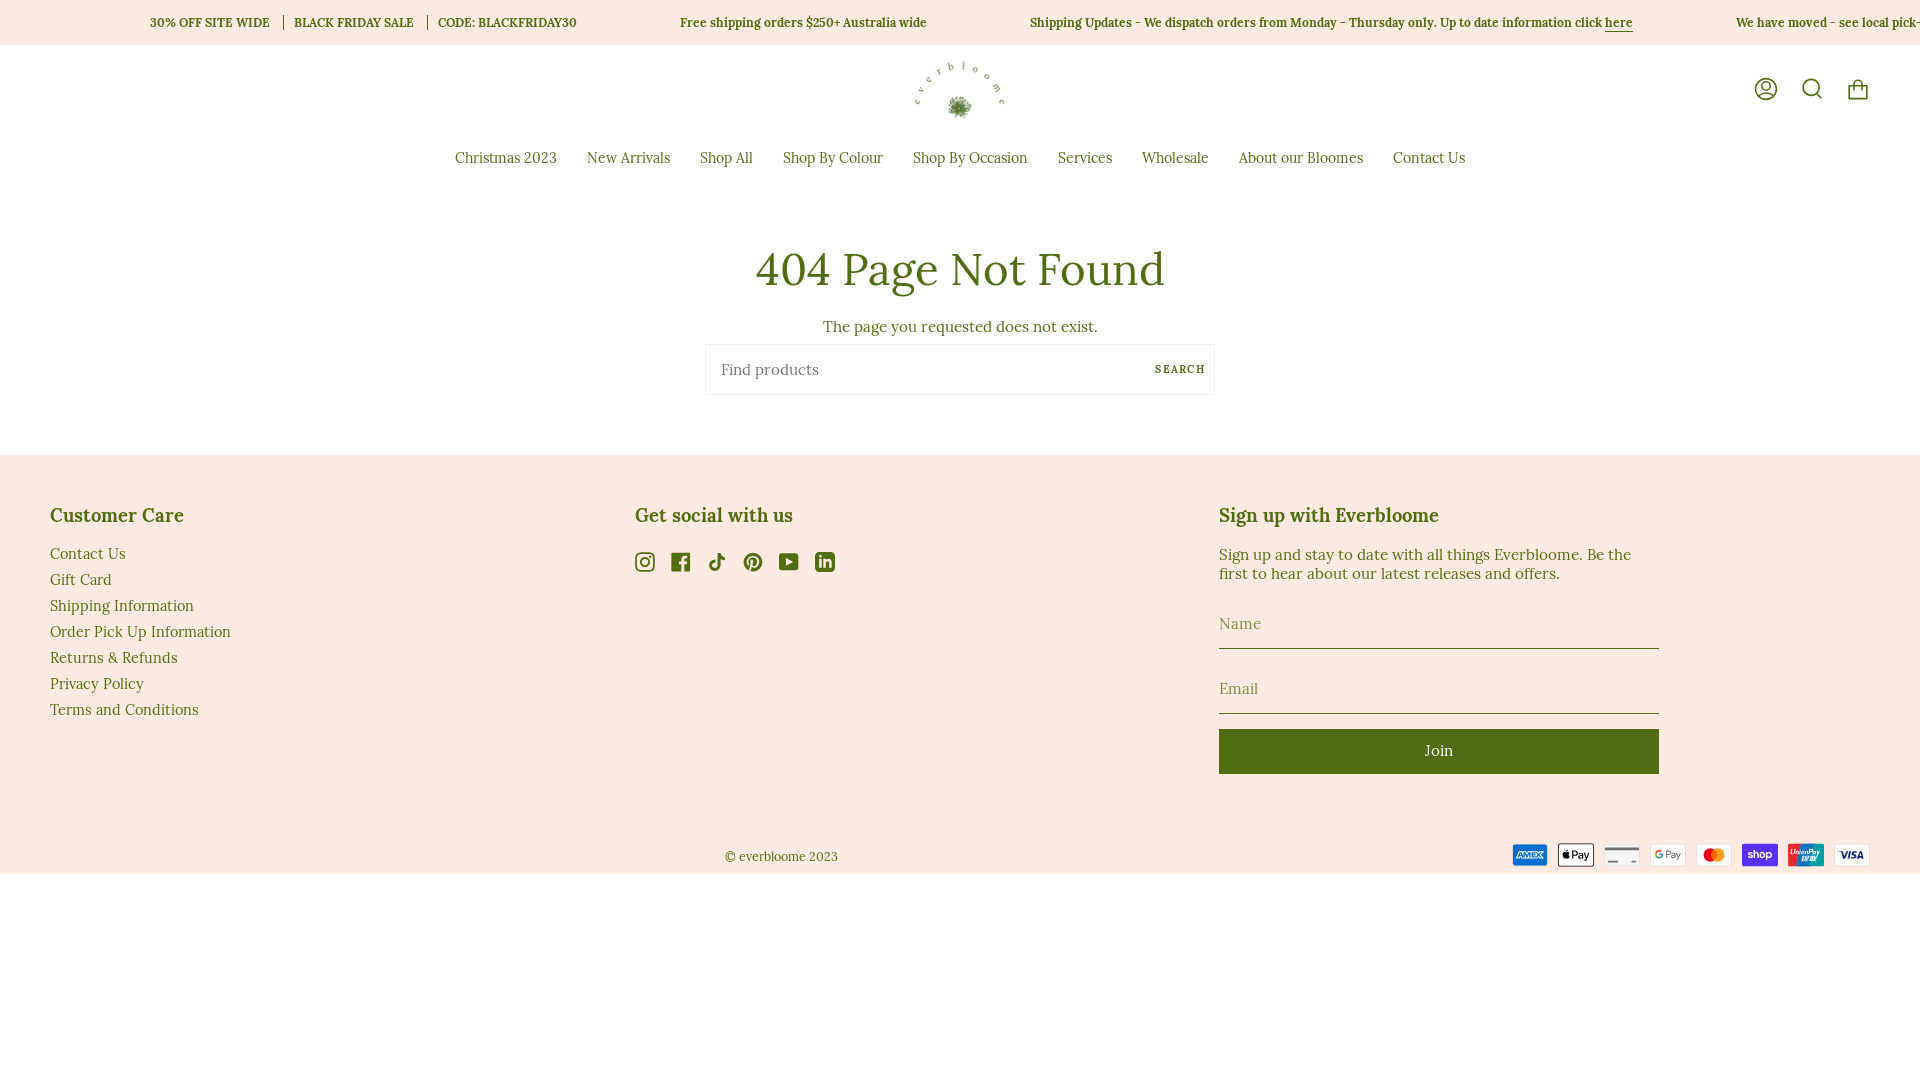 This screenshot has width=1920, height=1080. Describe the element at coordinates (1041, 157) in the screenshot. I see `'Services'` at that location.